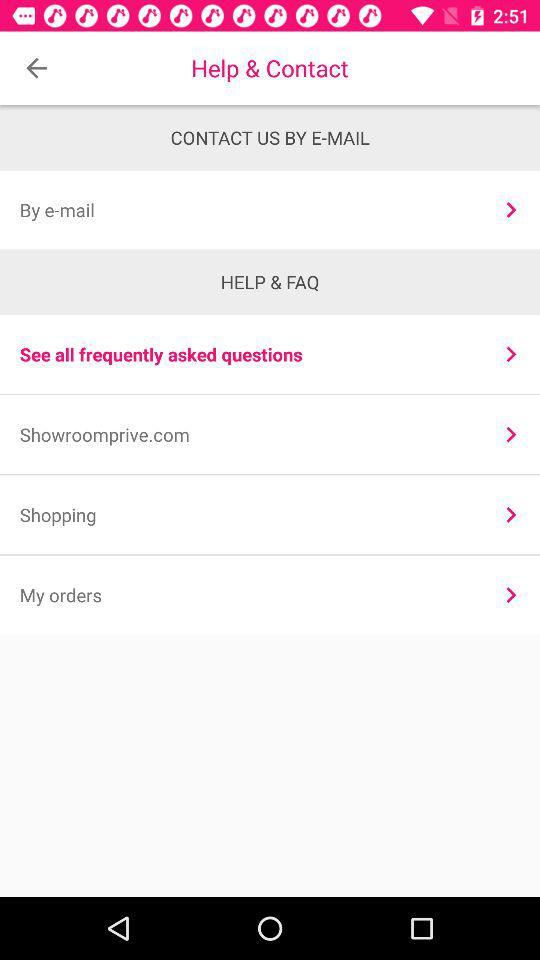  What do you see at coordinates (511, 595) in the screenshot?
I see `the icon to the right of my orders` at bounding box center [511, 595].